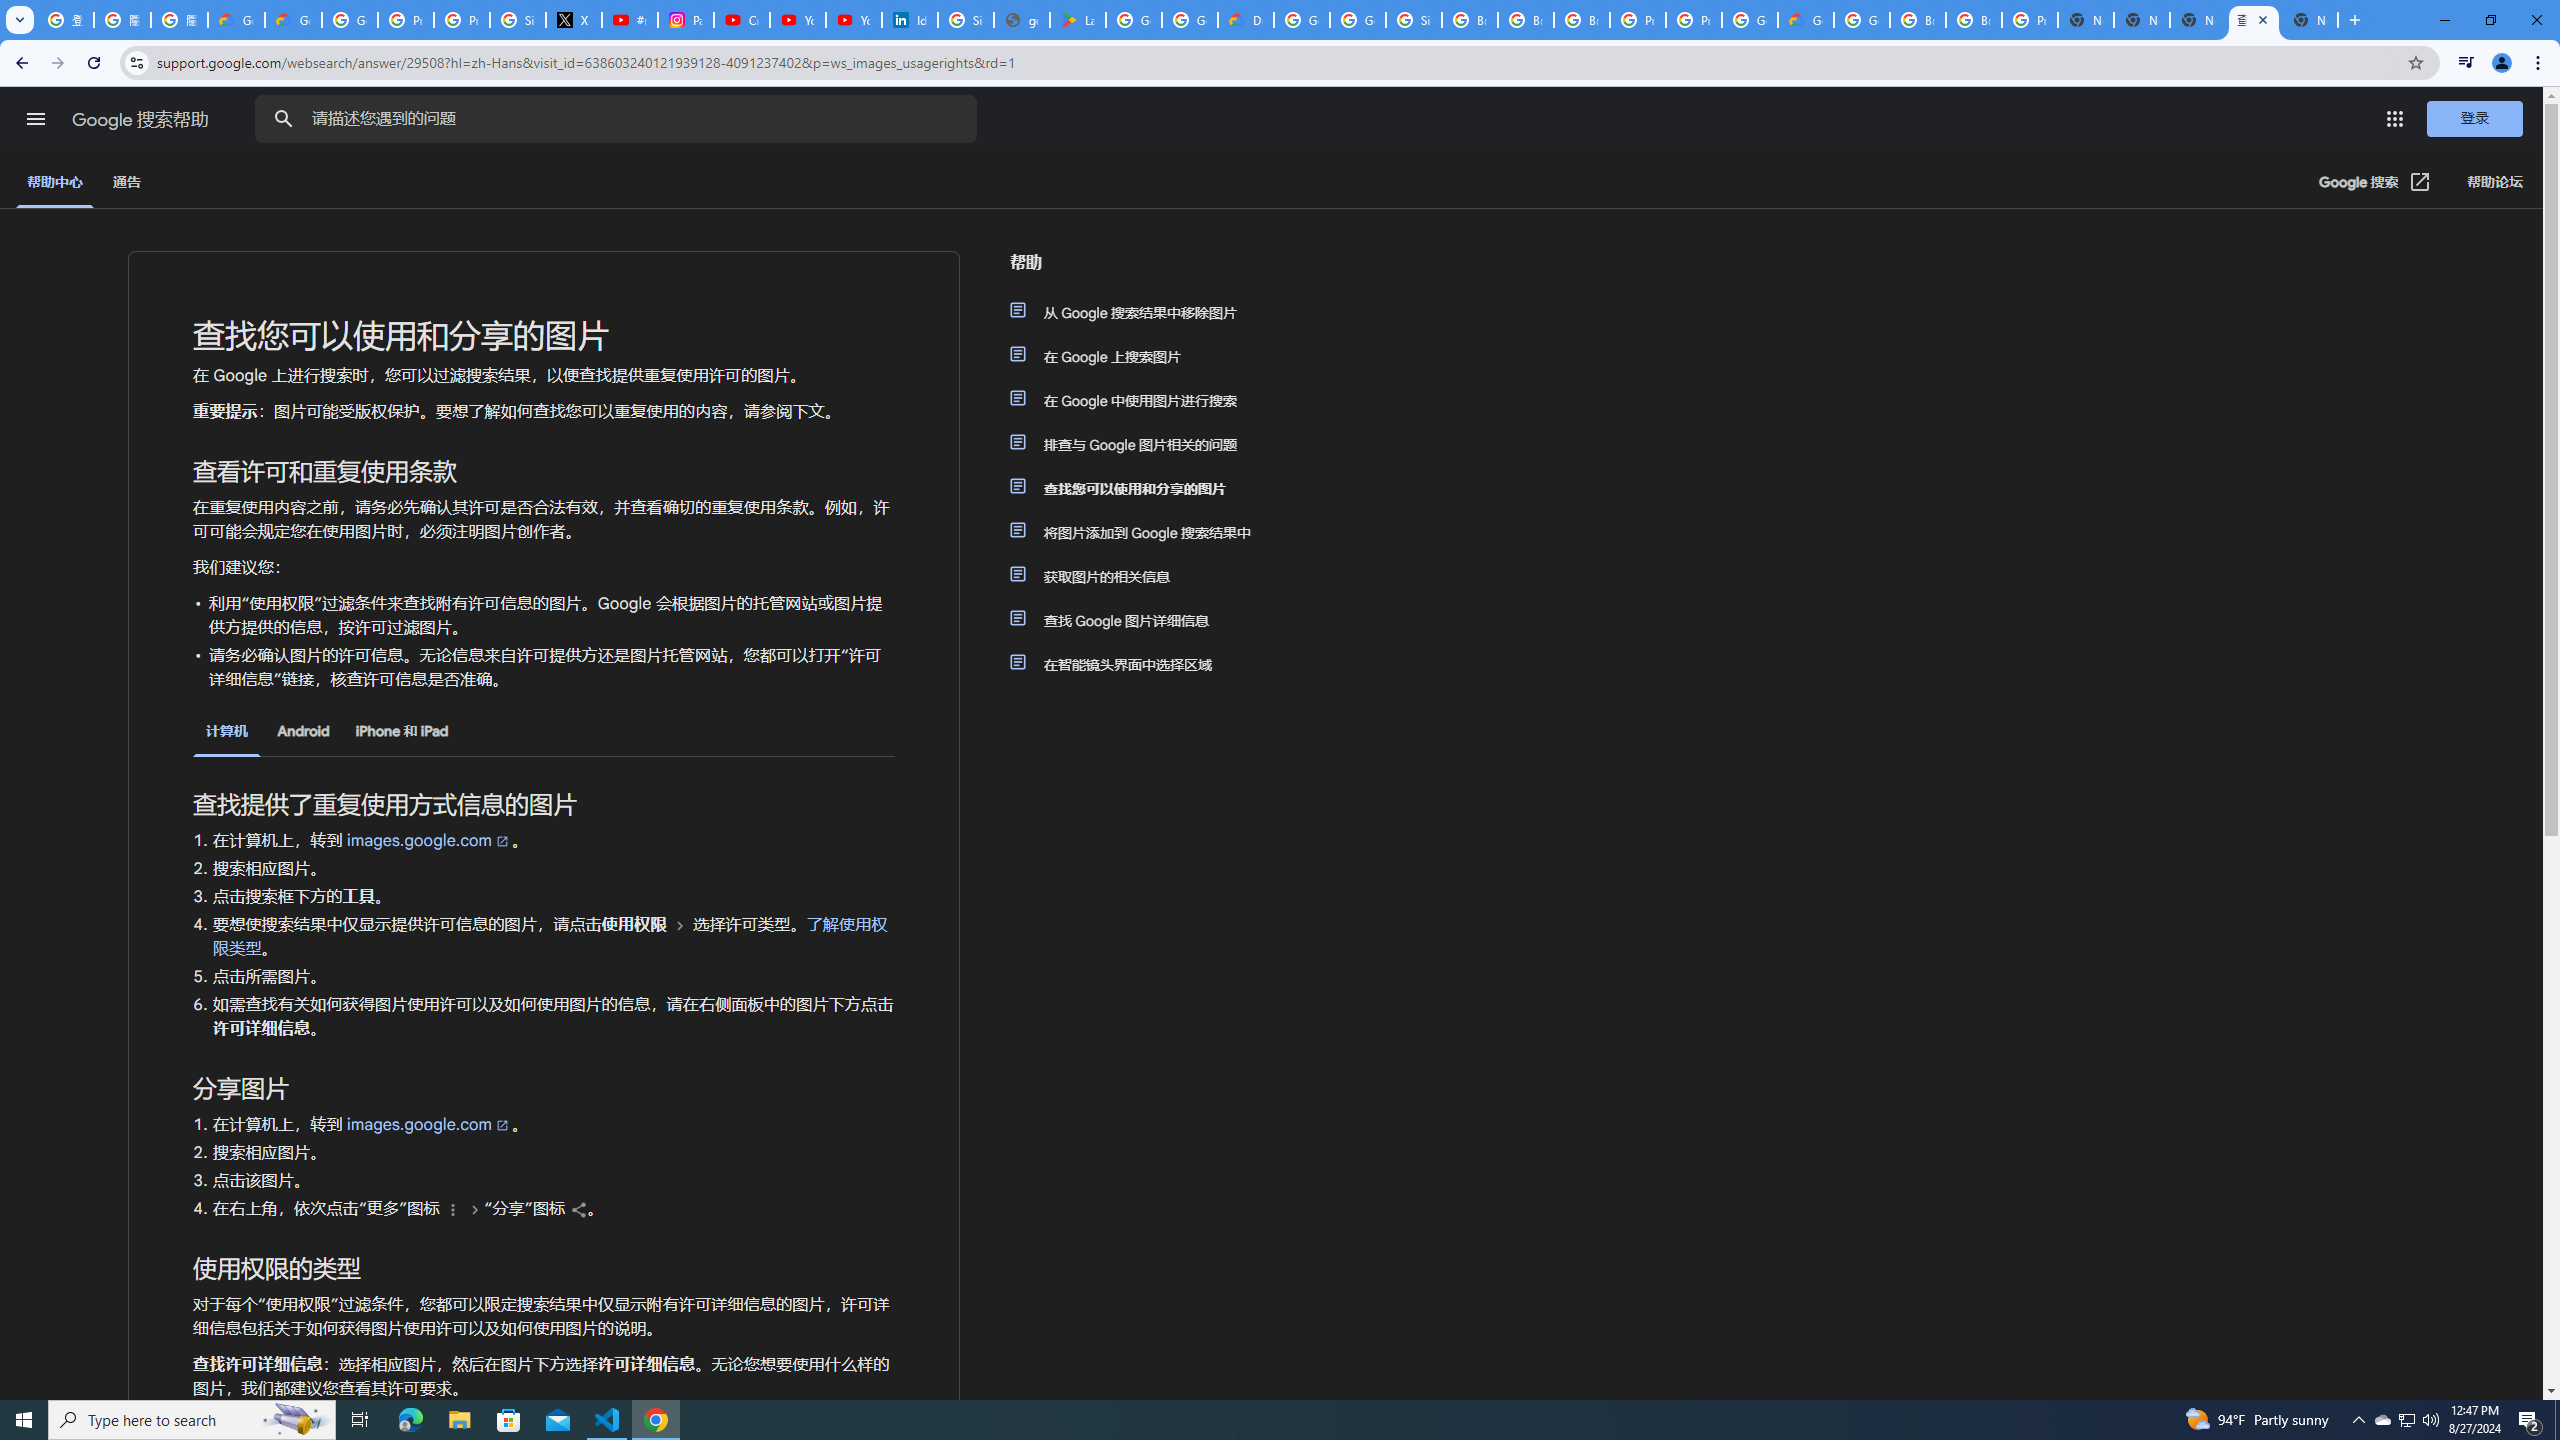 This screenshot has height=1440, width=2560. What do you see at coordinates (2352, 19) in the screenshot?
I see `'New Tab'` at bounding box center [2352, 19].